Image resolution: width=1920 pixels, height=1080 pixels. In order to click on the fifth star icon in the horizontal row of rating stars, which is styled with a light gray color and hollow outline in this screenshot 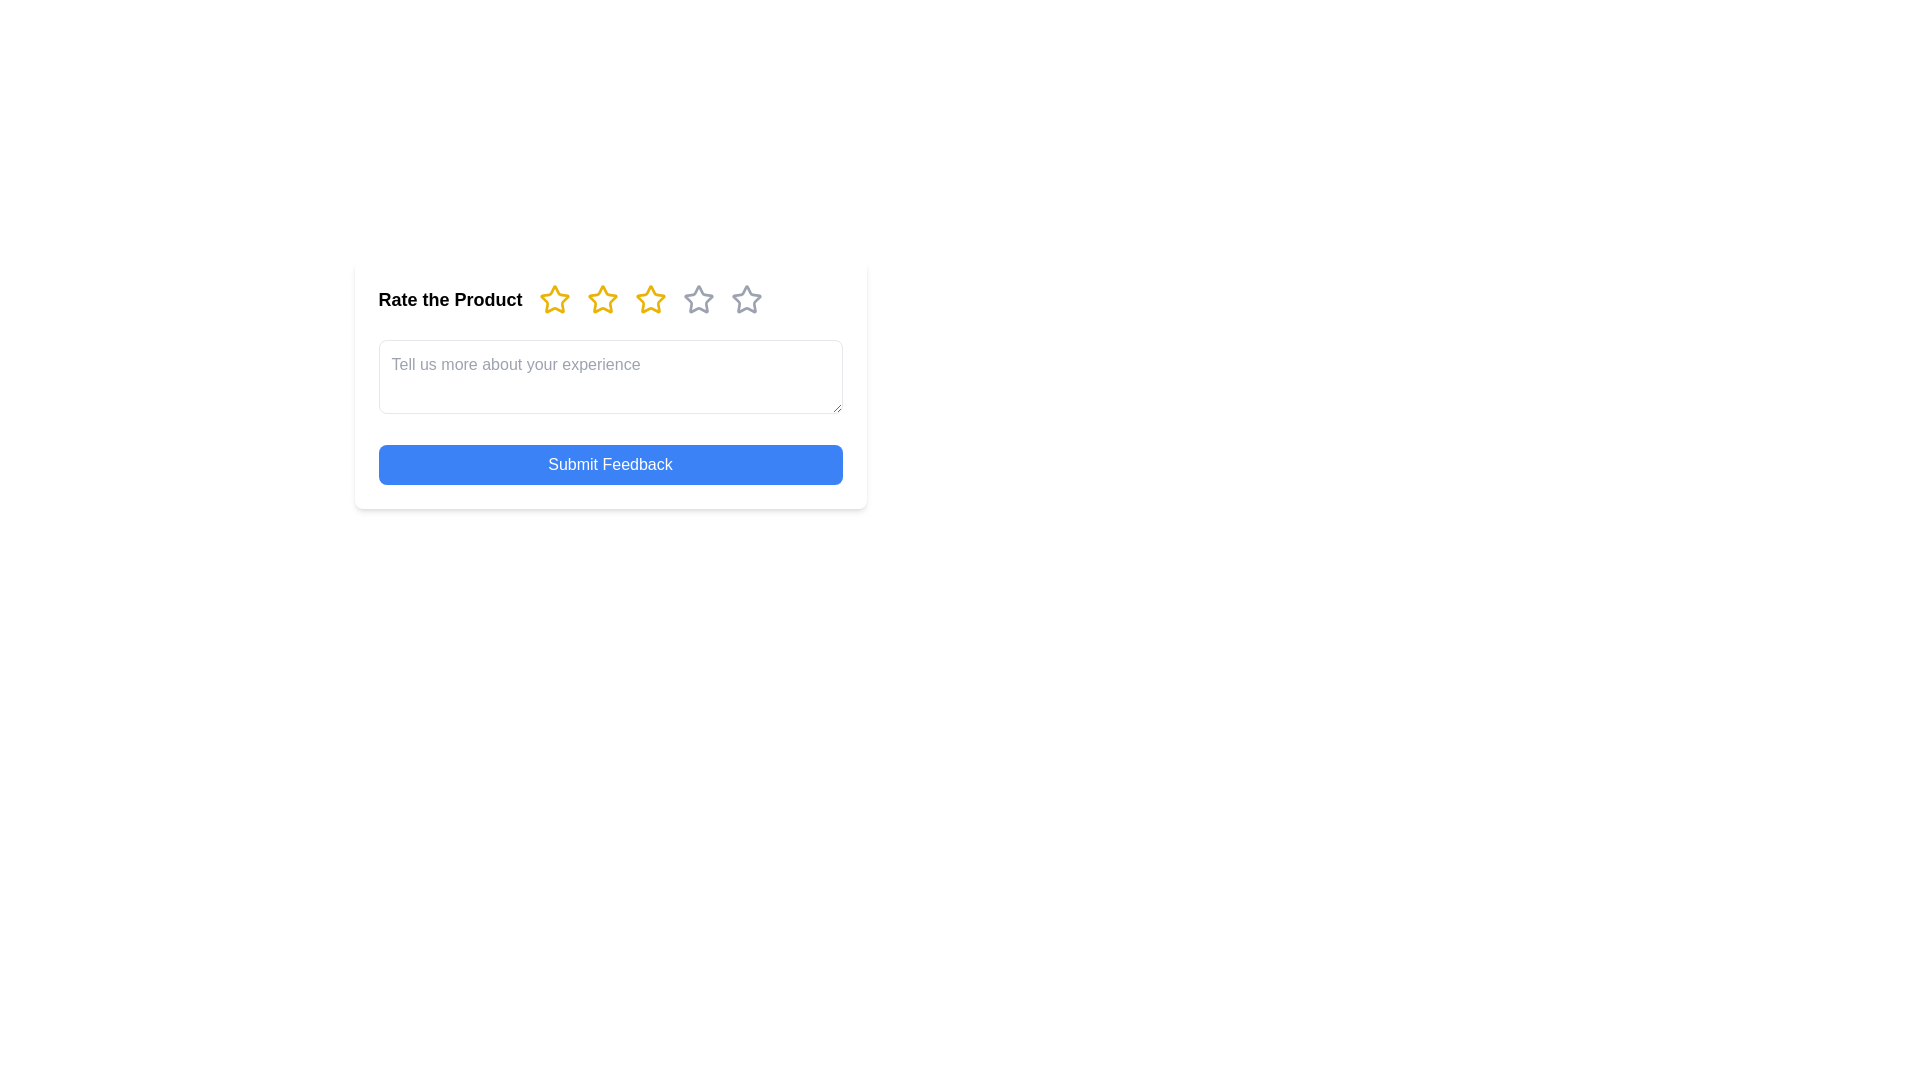, I will do `click(745, 300)`.